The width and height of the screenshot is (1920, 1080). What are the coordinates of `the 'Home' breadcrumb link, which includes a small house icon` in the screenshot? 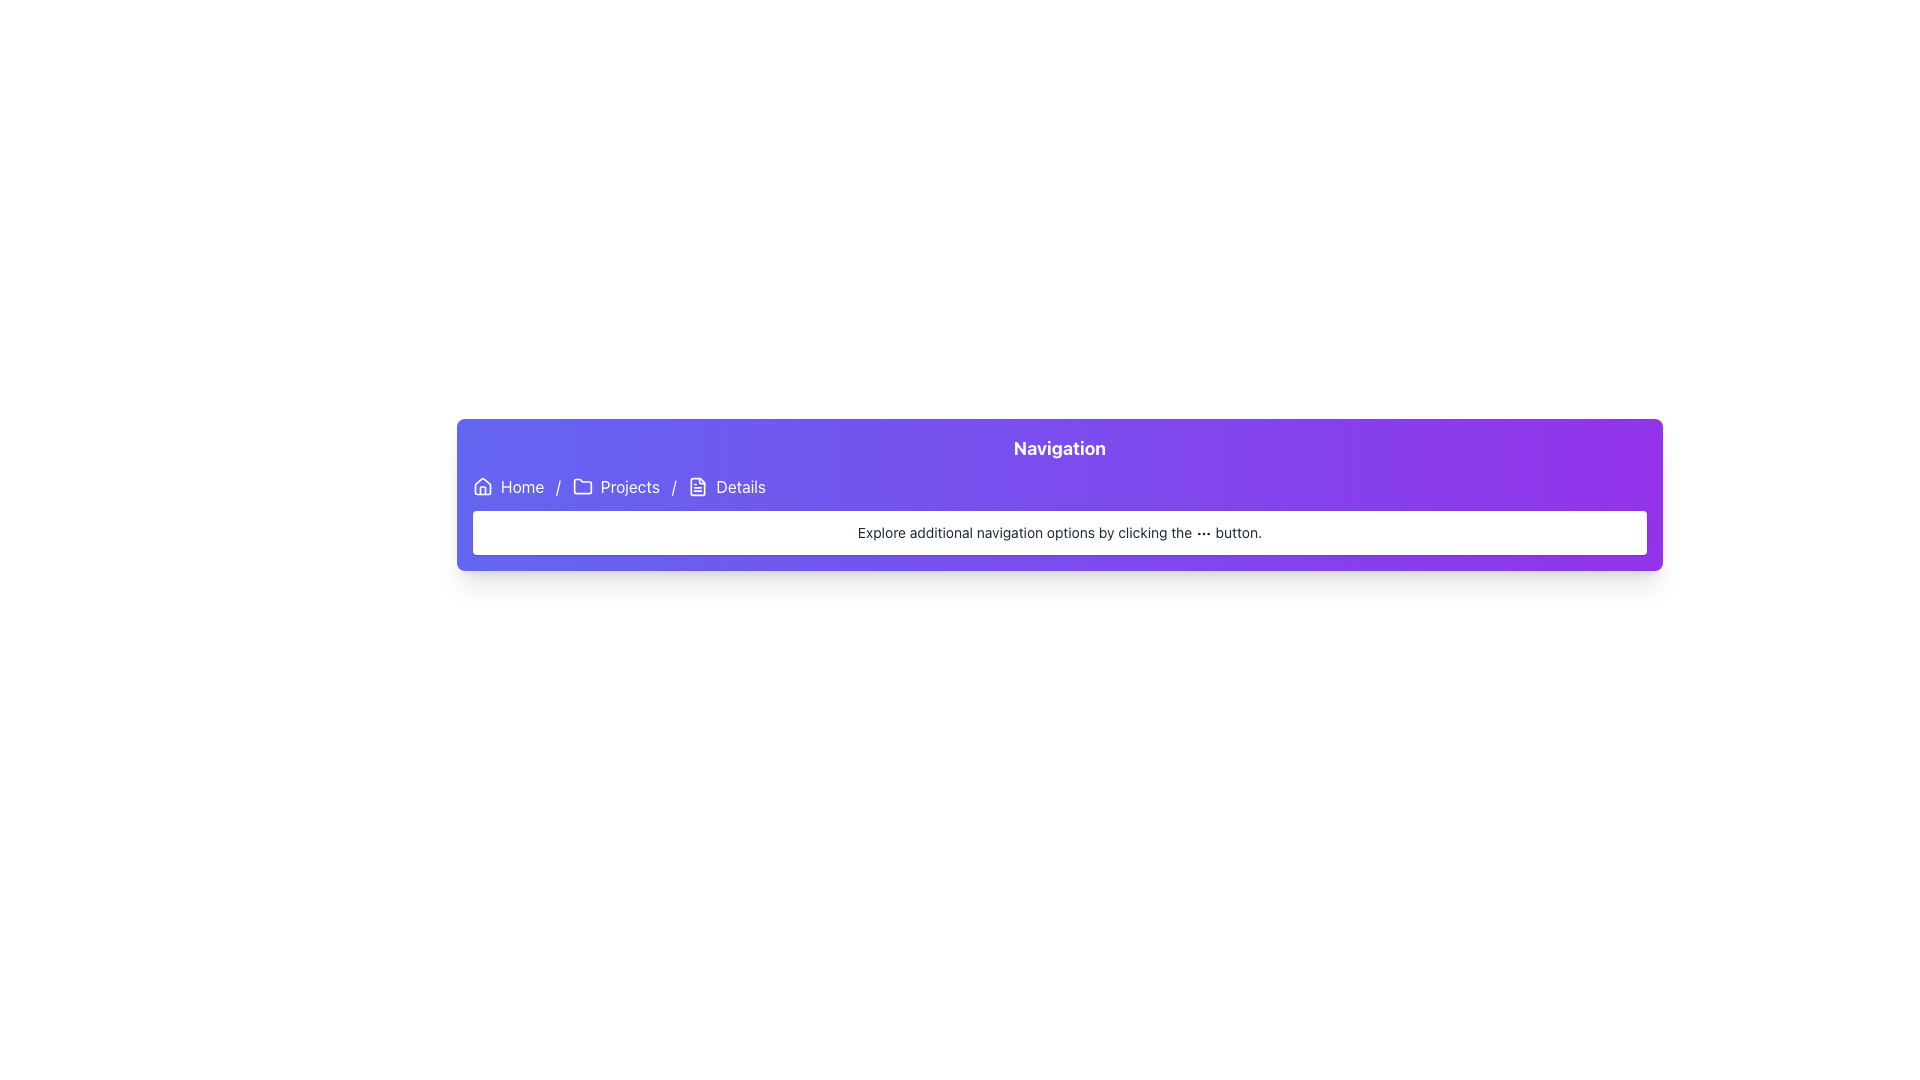 It's located at (508, 486).